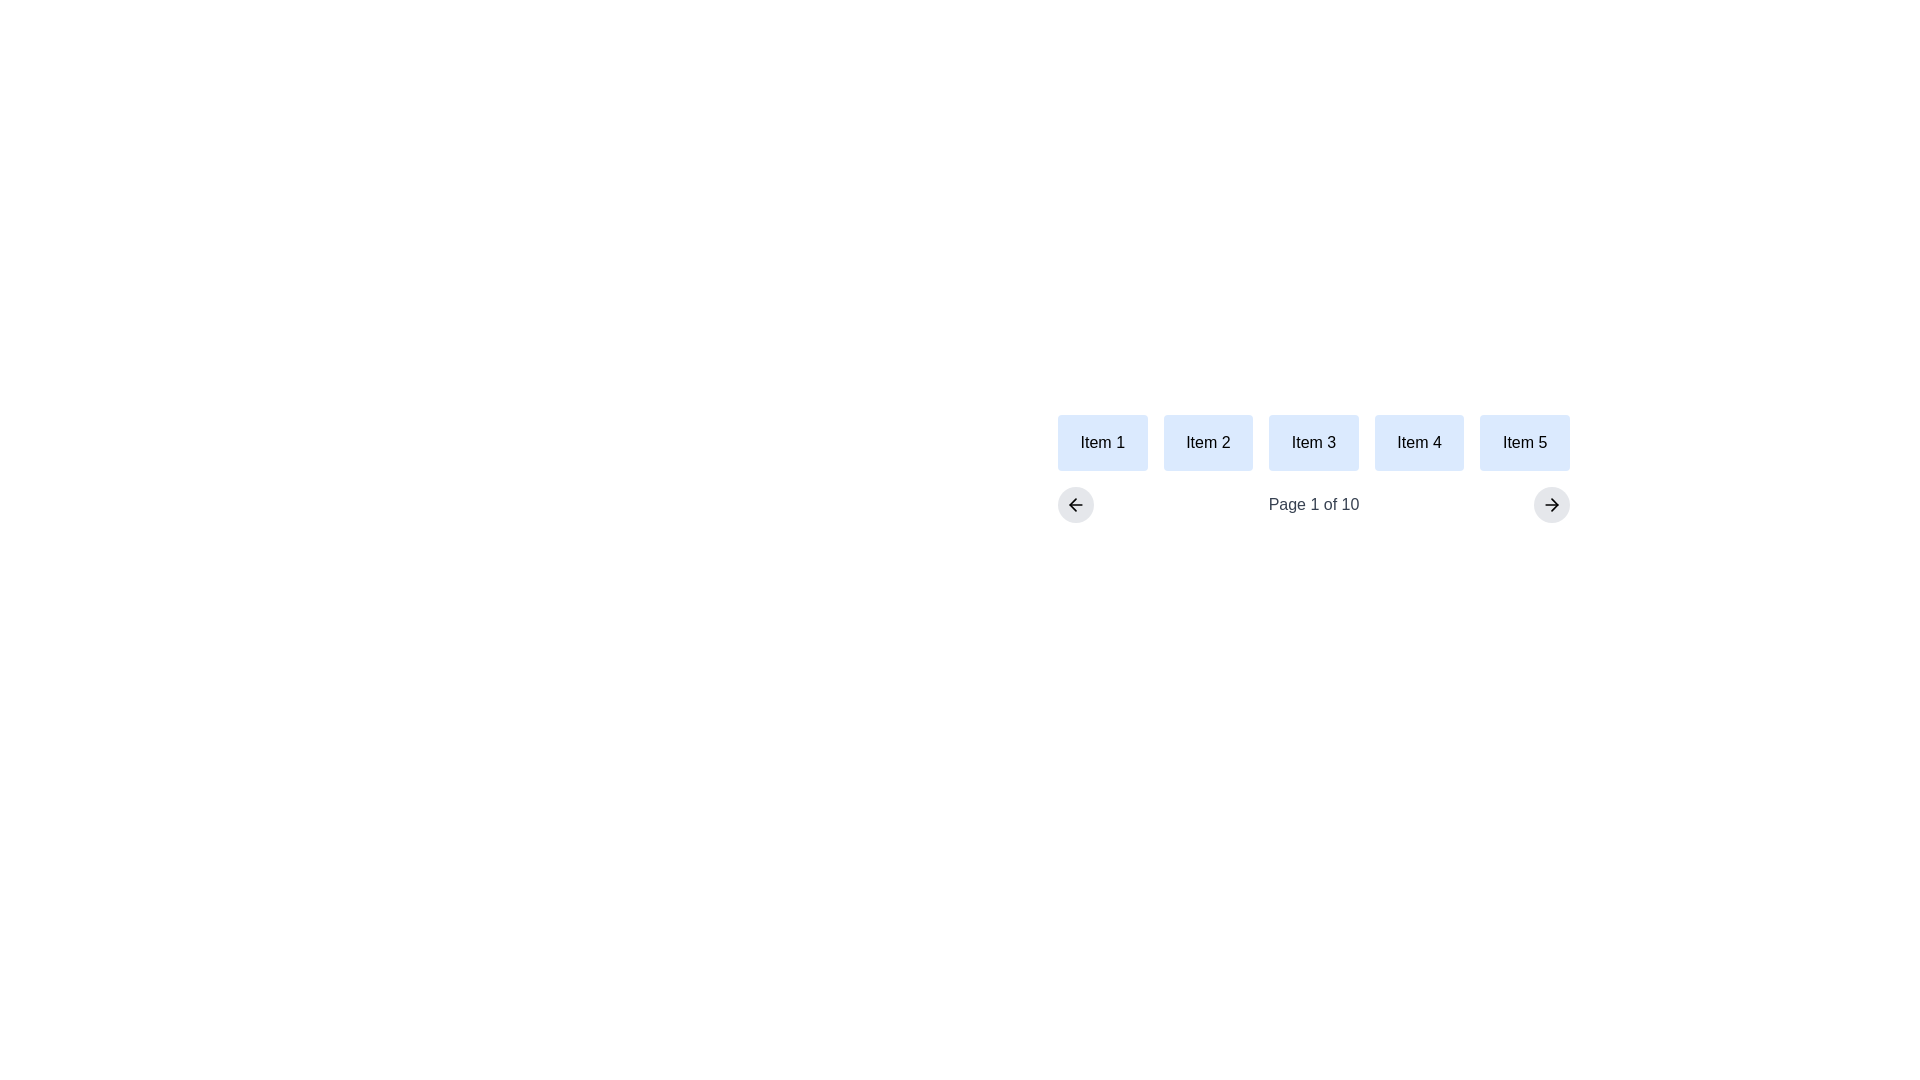  What do you see at coordinates (1314, 504) in the screenshot?
I see `the static text label that indicates the current page number and total pages within the pagination interface, located between the left and right arrows` at bounding box center [1314, 504].